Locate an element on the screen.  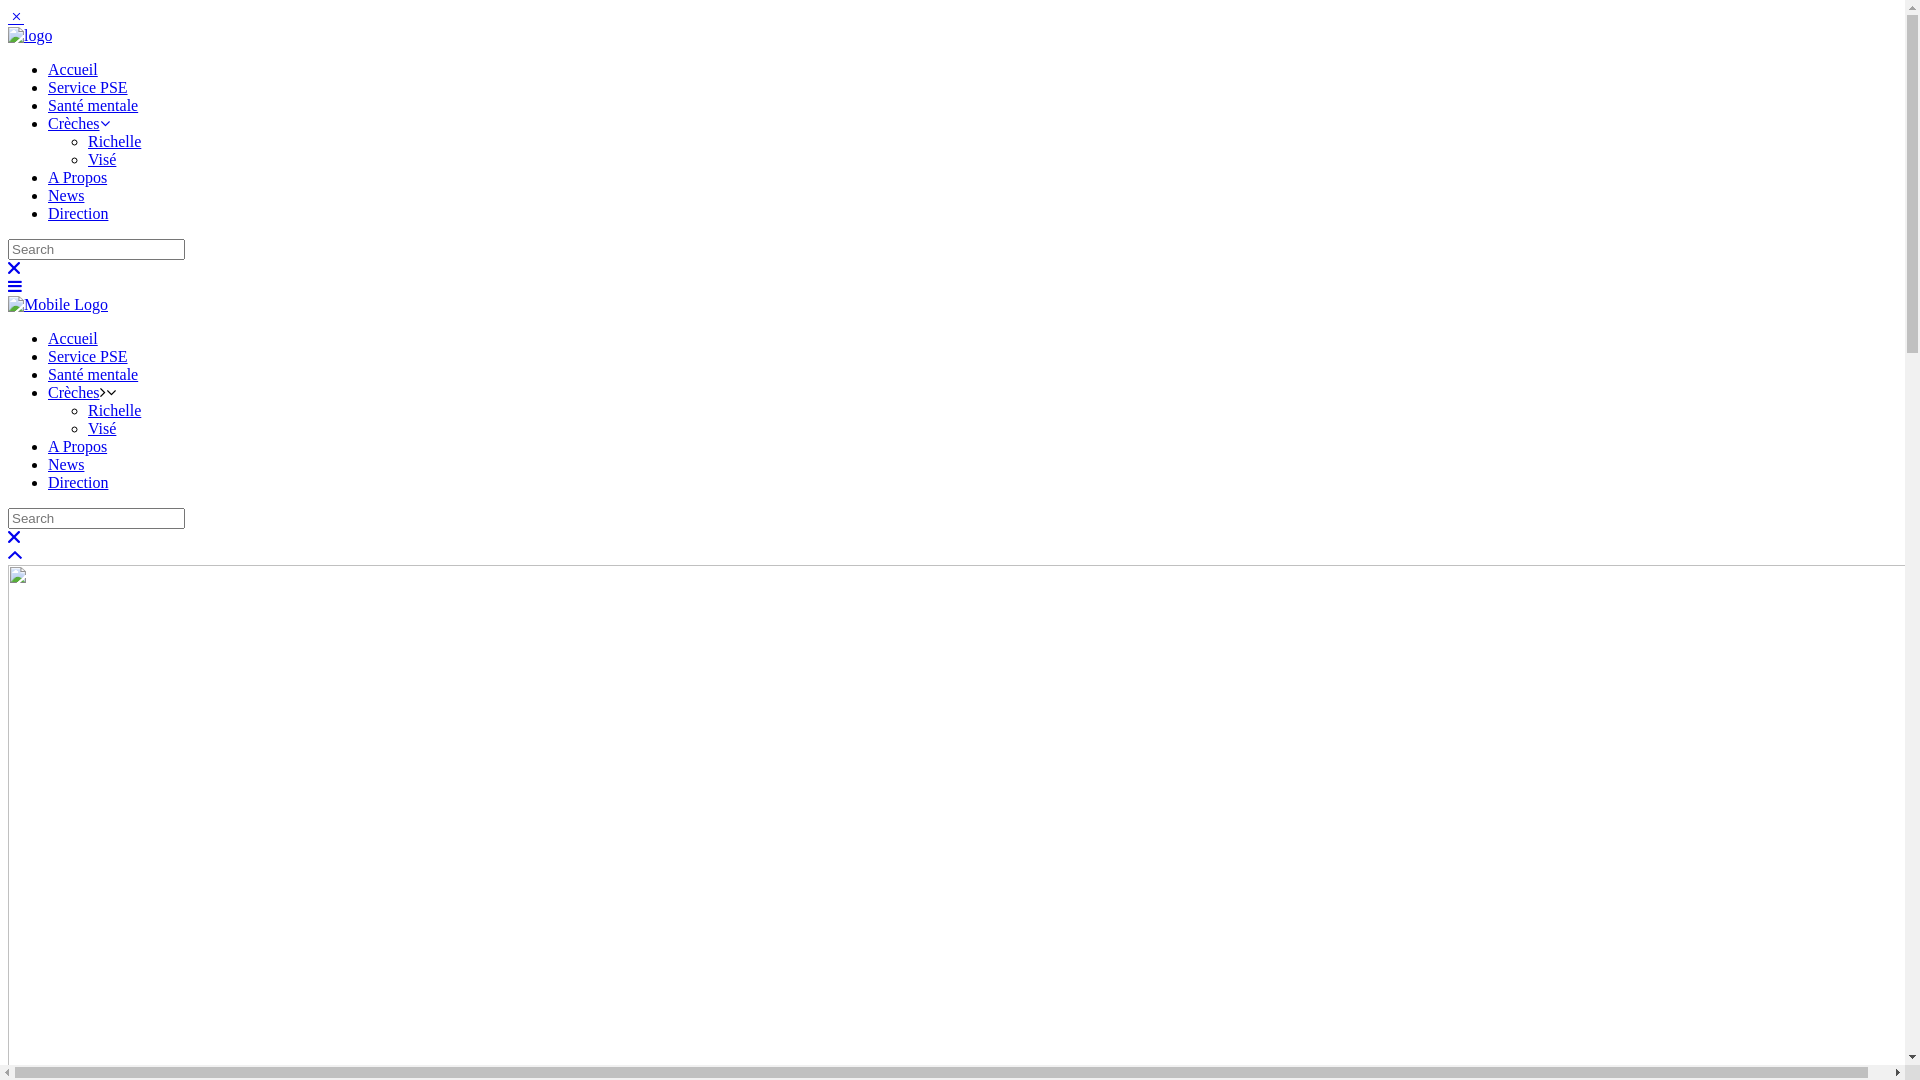
'Accueil' is located at coordinates (72, 68).